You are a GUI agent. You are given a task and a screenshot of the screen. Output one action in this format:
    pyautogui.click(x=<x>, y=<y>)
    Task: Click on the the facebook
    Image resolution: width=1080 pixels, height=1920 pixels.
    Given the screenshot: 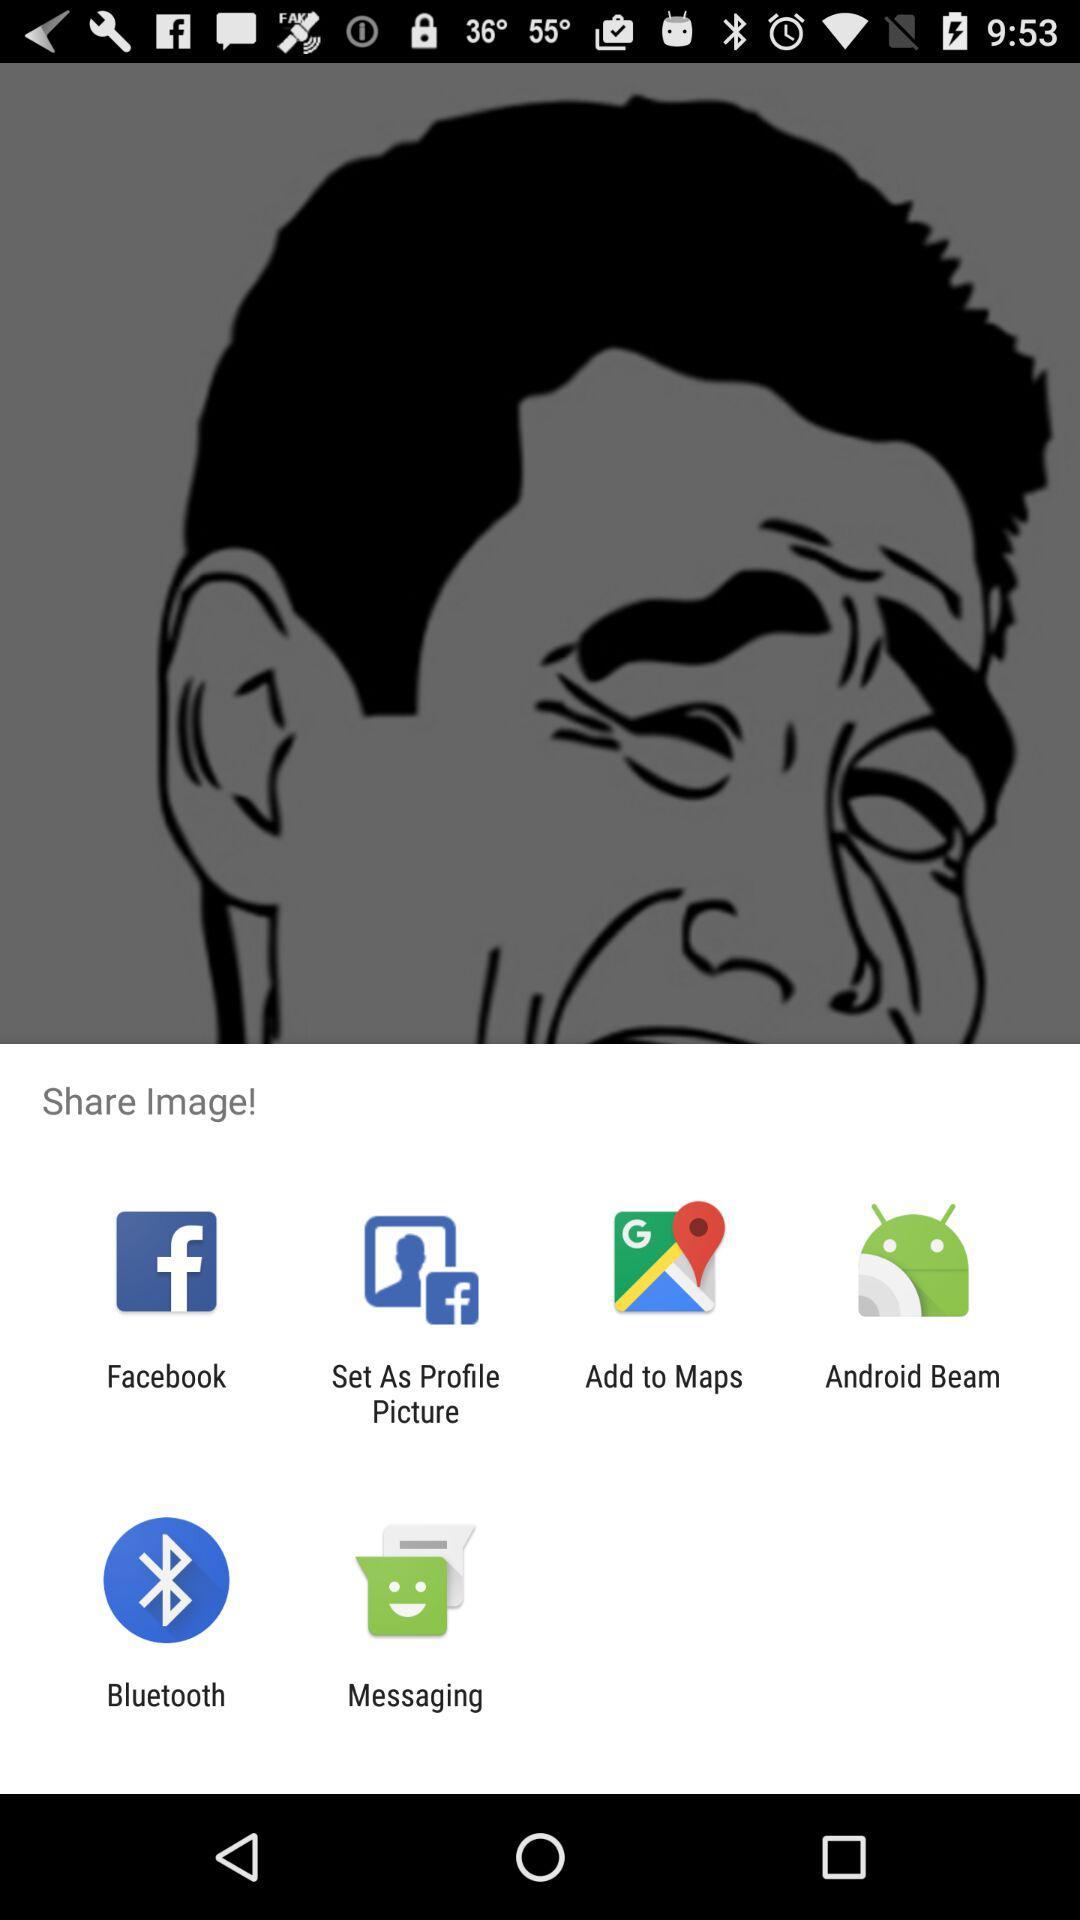 What is the action you would take?
    pyautogui.click(x=165, y=1392)
    